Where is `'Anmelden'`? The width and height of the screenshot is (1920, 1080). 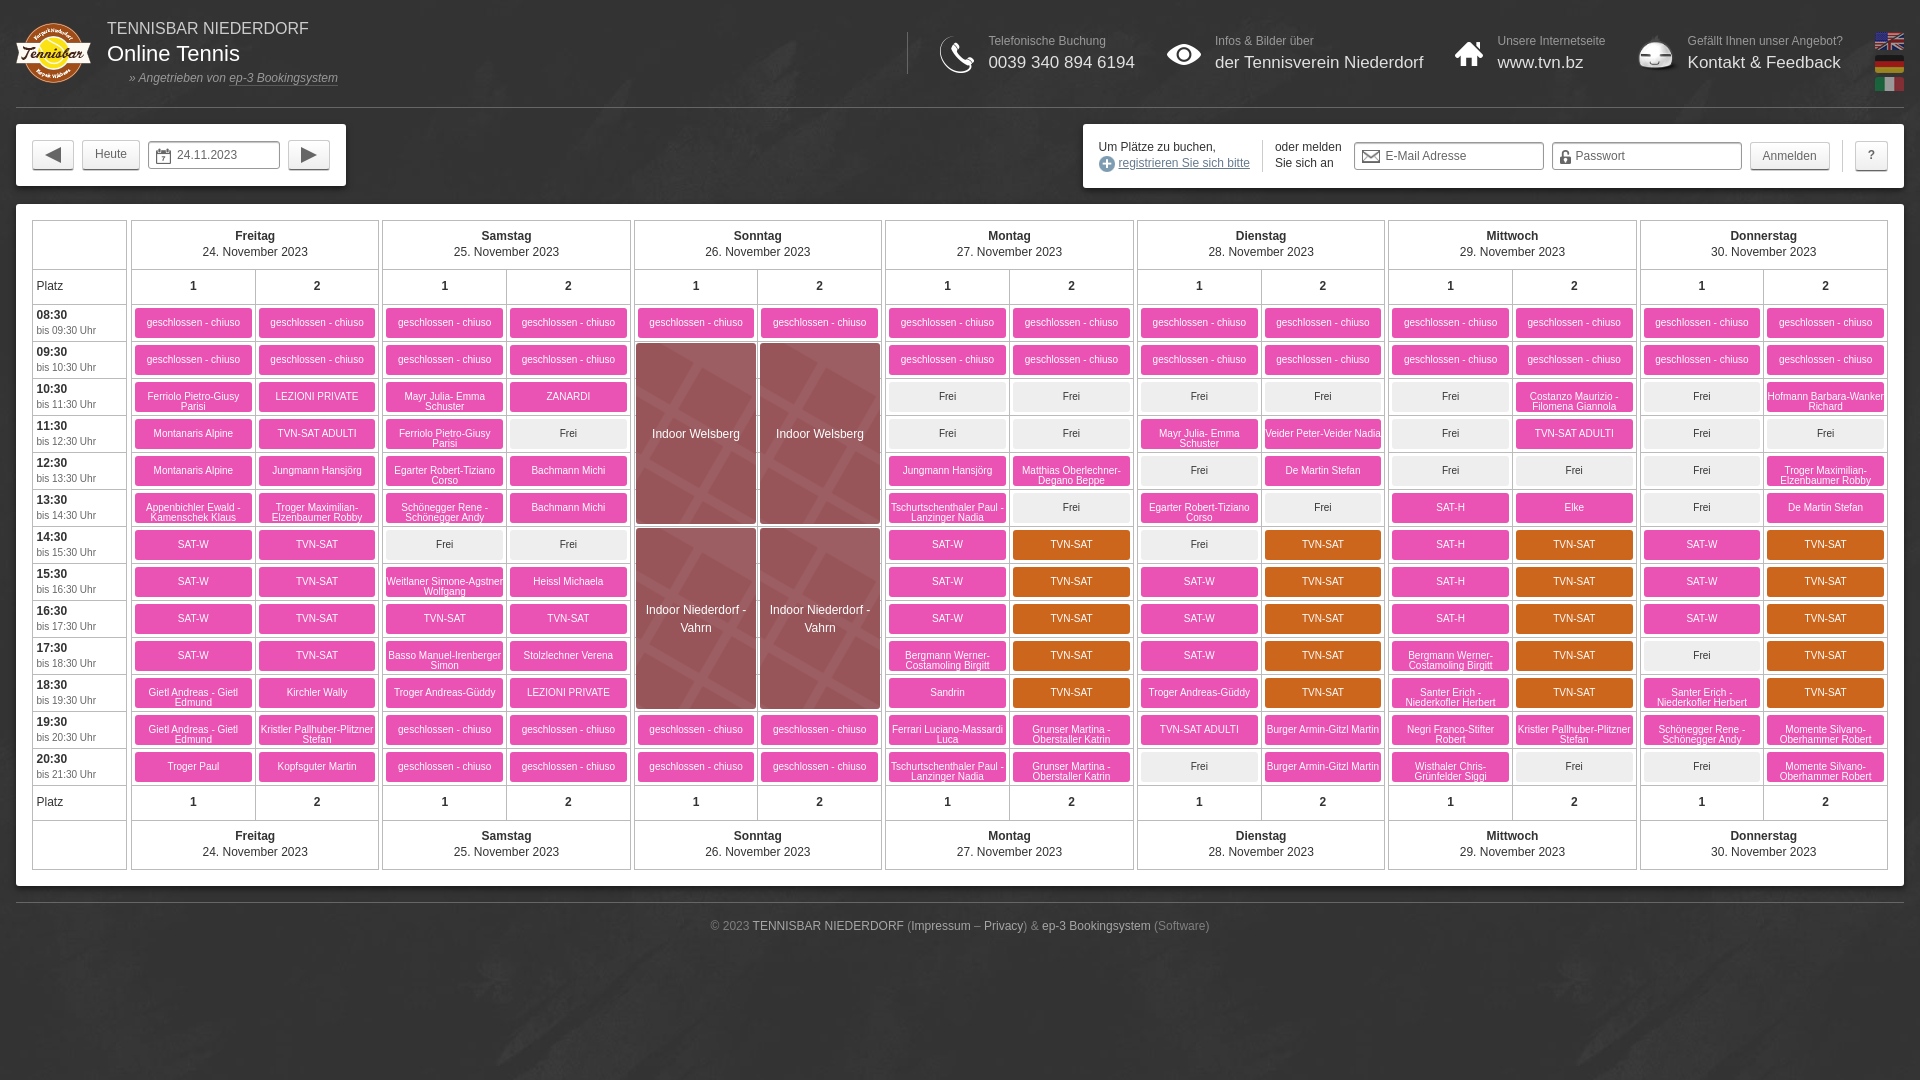
'Anmelden' is located at coordinates (1790, 154).